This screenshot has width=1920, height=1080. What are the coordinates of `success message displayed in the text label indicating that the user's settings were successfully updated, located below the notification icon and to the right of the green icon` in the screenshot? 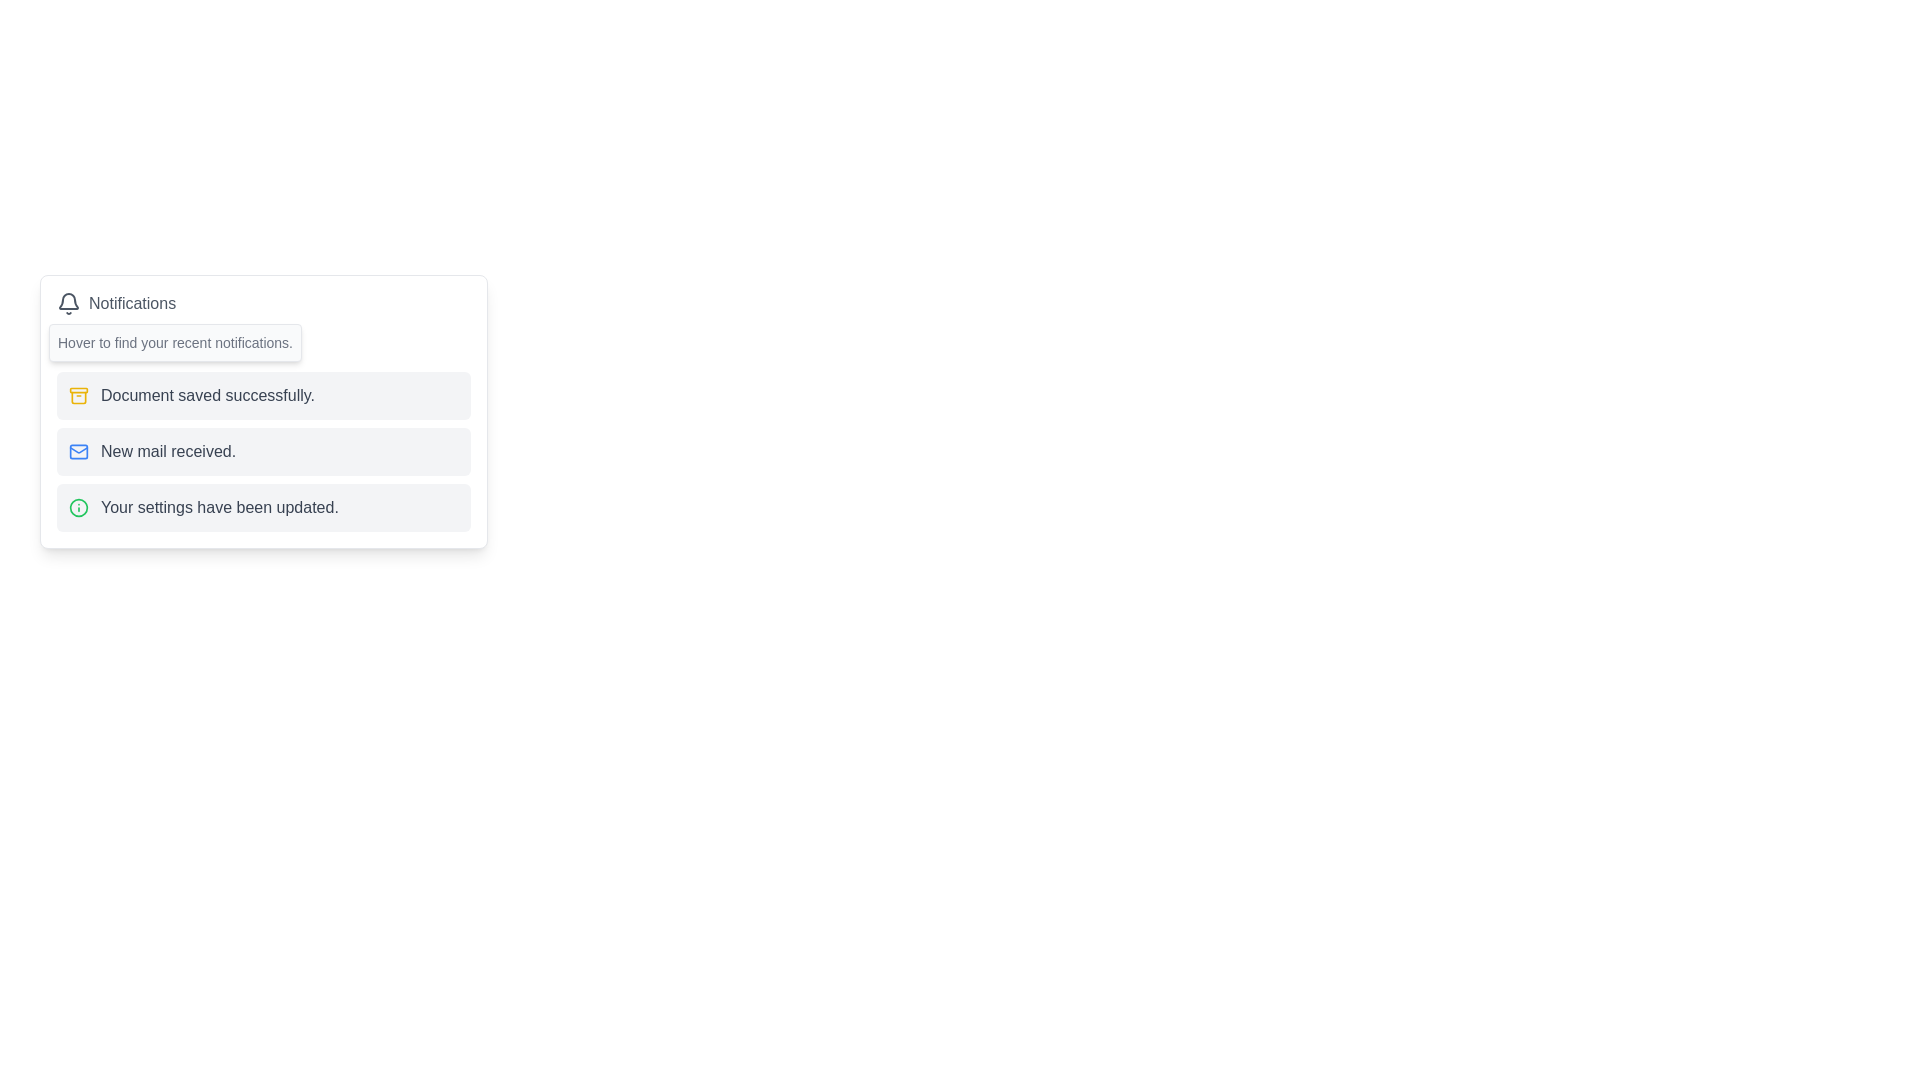 It's located at (219, 507).